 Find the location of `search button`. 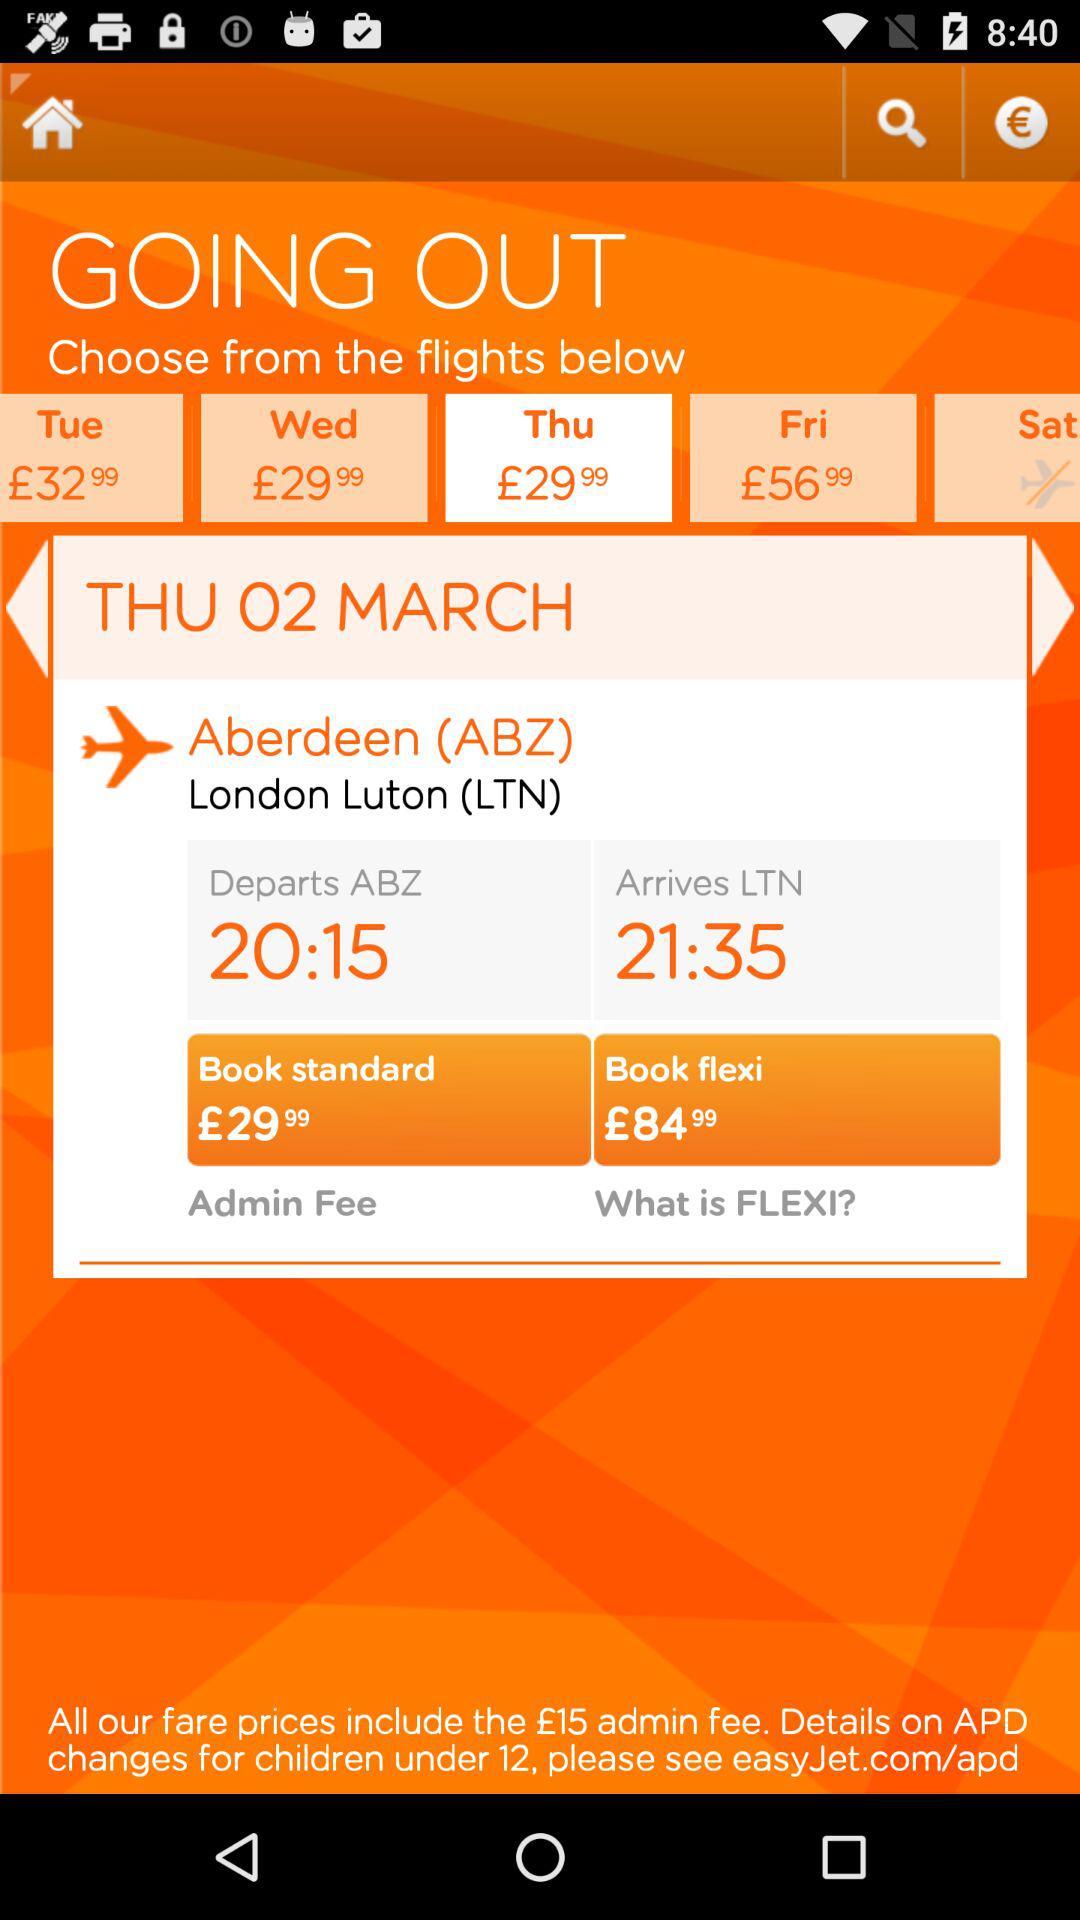

search button is located at coordinates (901, 121).